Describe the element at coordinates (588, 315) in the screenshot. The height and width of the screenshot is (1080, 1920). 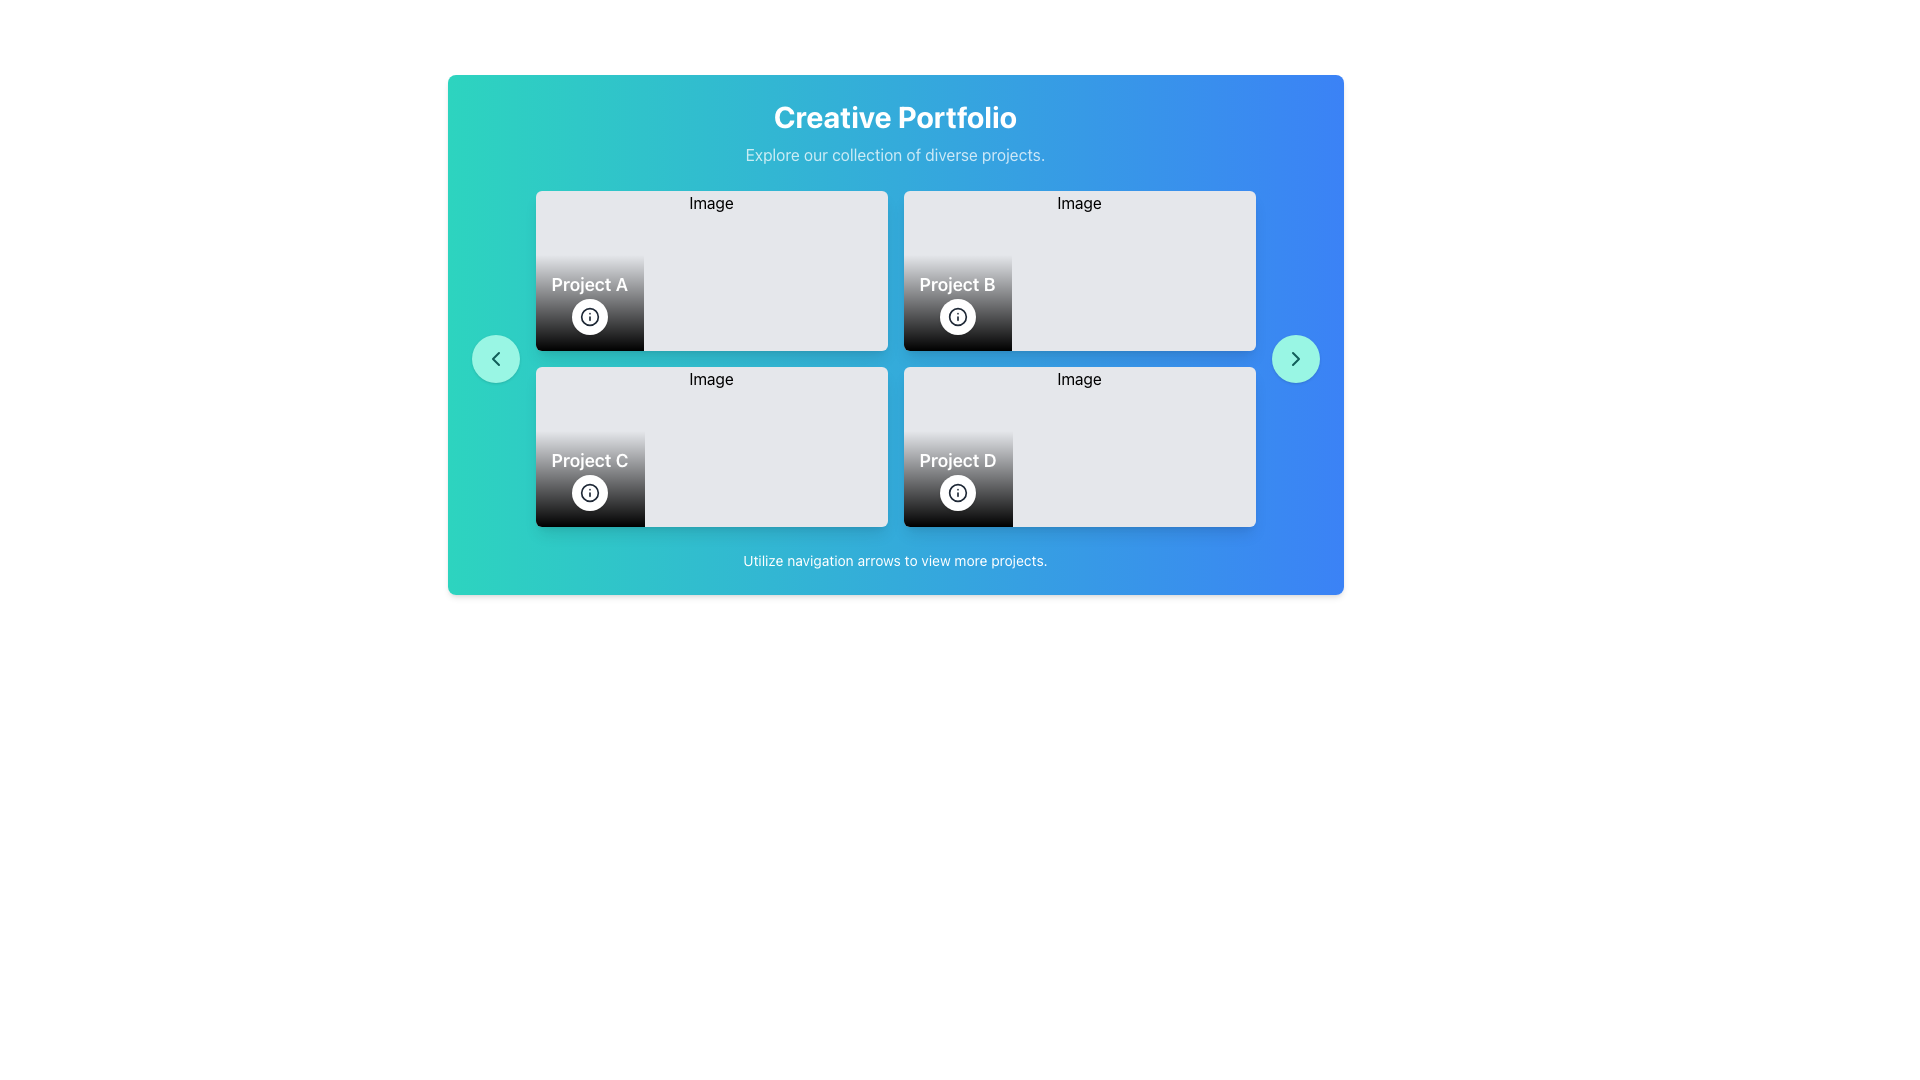
I see `the informational 'i' icon styled as an outlined circle in the lower-left corner of the 'Project B' box for accessibility navigation` at that location.